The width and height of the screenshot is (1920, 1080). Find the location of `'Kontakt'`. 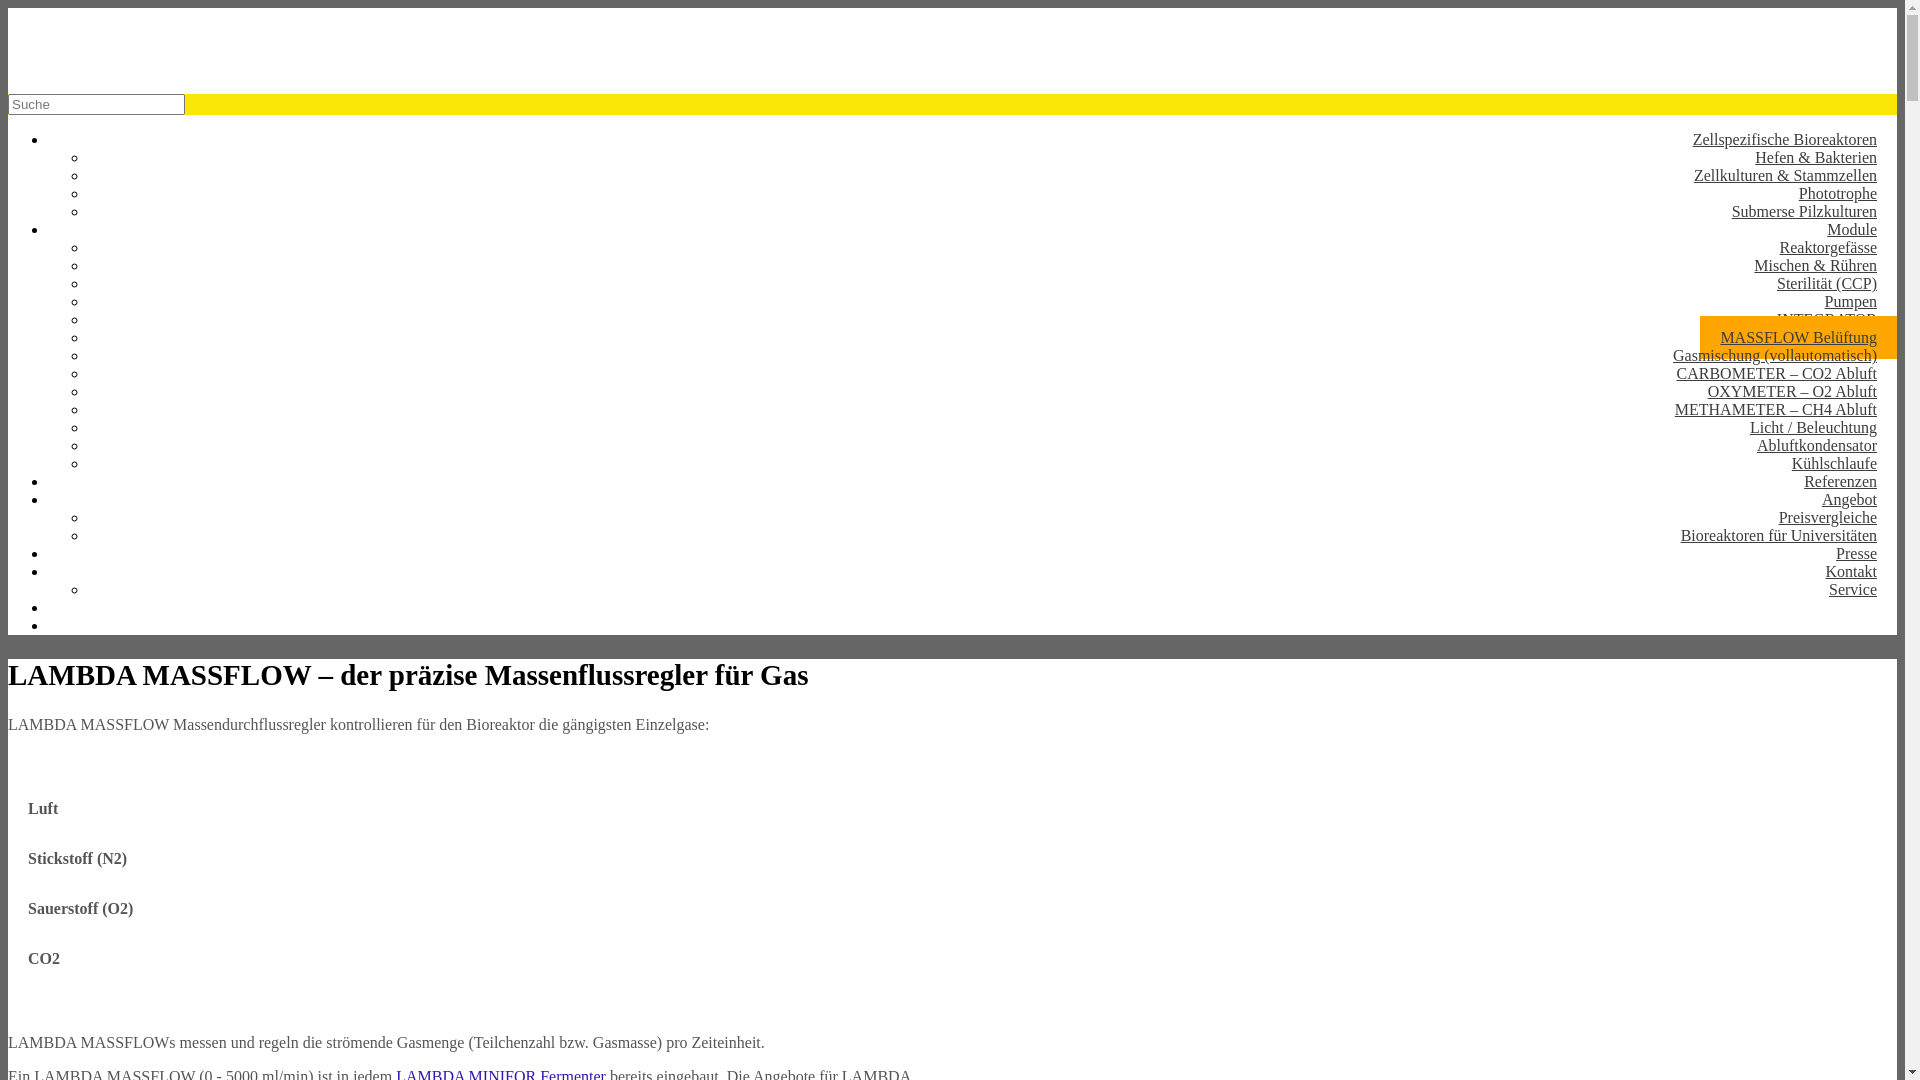

'Kontakt' is located at coordinates (1850, 571).